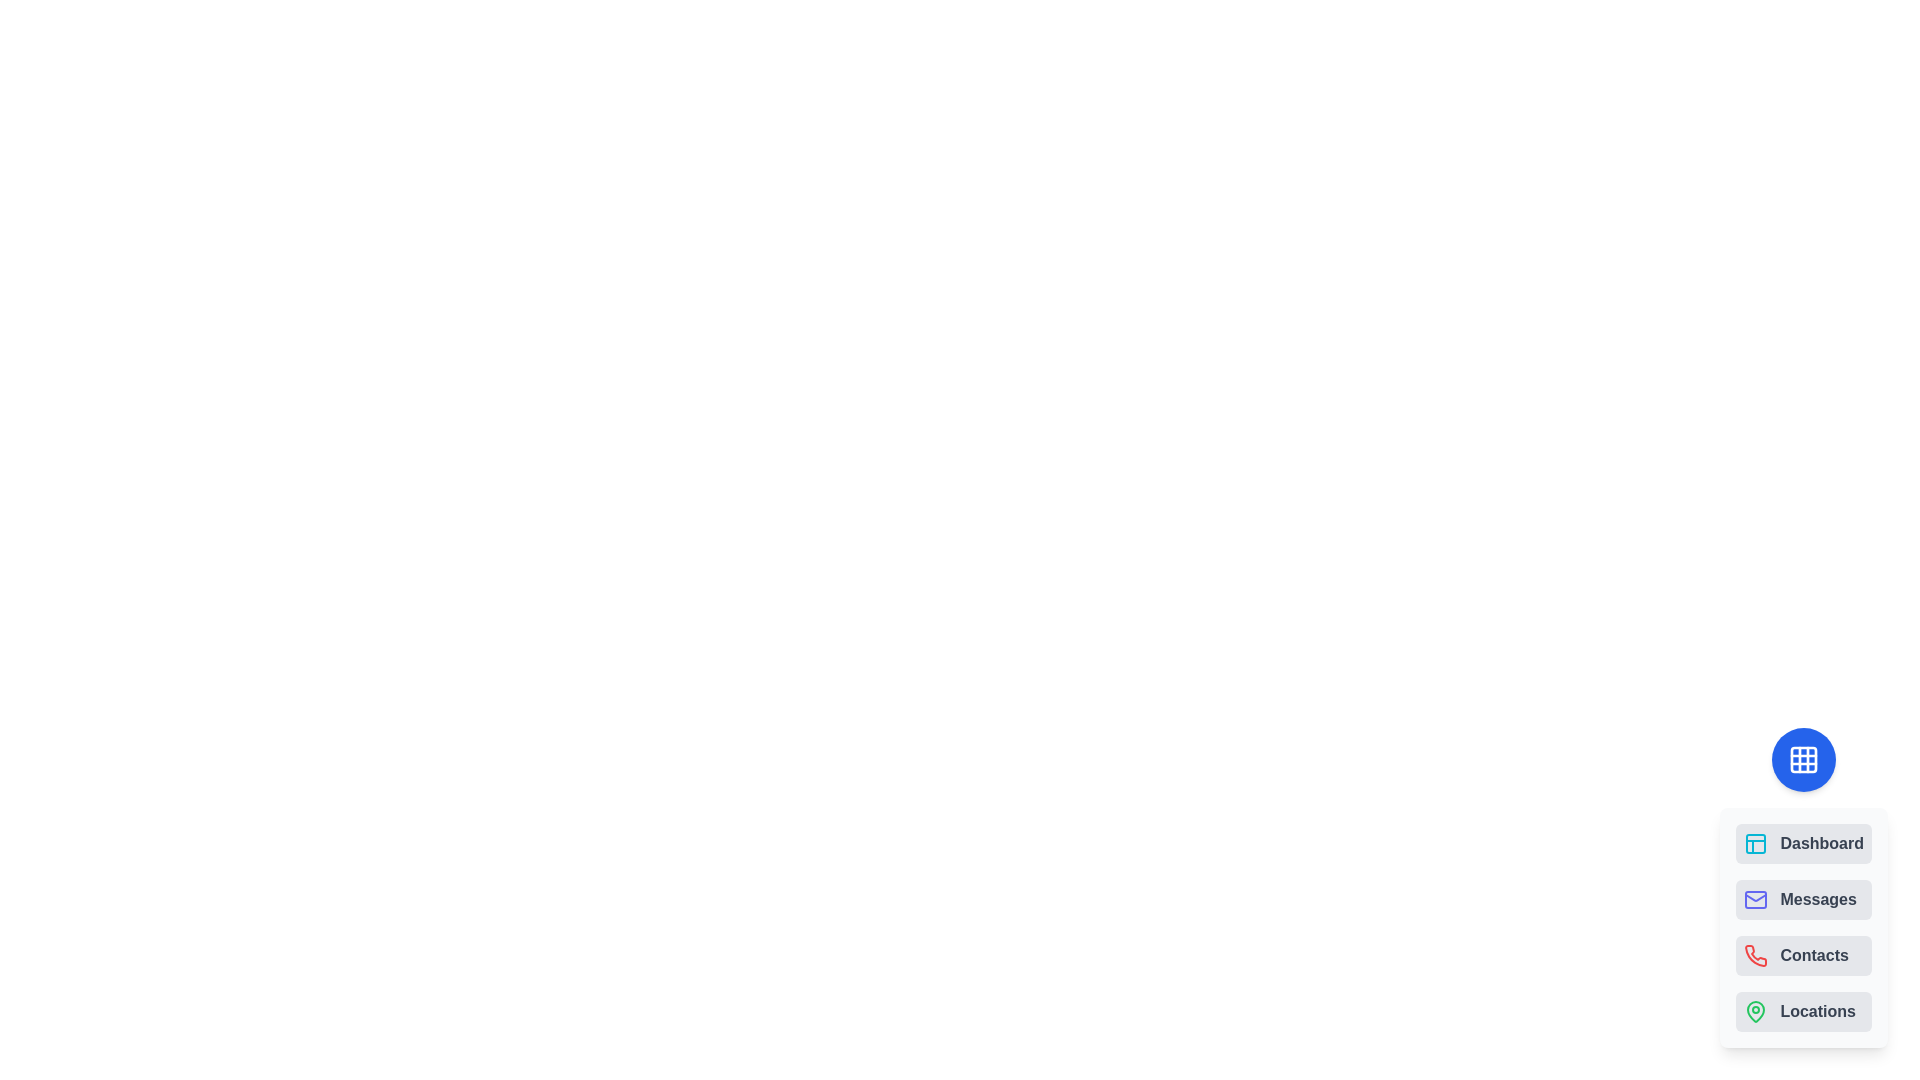 The height and width of the screenshot is (1080, 1920). What do you see at coordinates (1804, 759) in the screenshot?
I see `speed dial toggle button to toggle the menu` at bounding box center [1804, 759].